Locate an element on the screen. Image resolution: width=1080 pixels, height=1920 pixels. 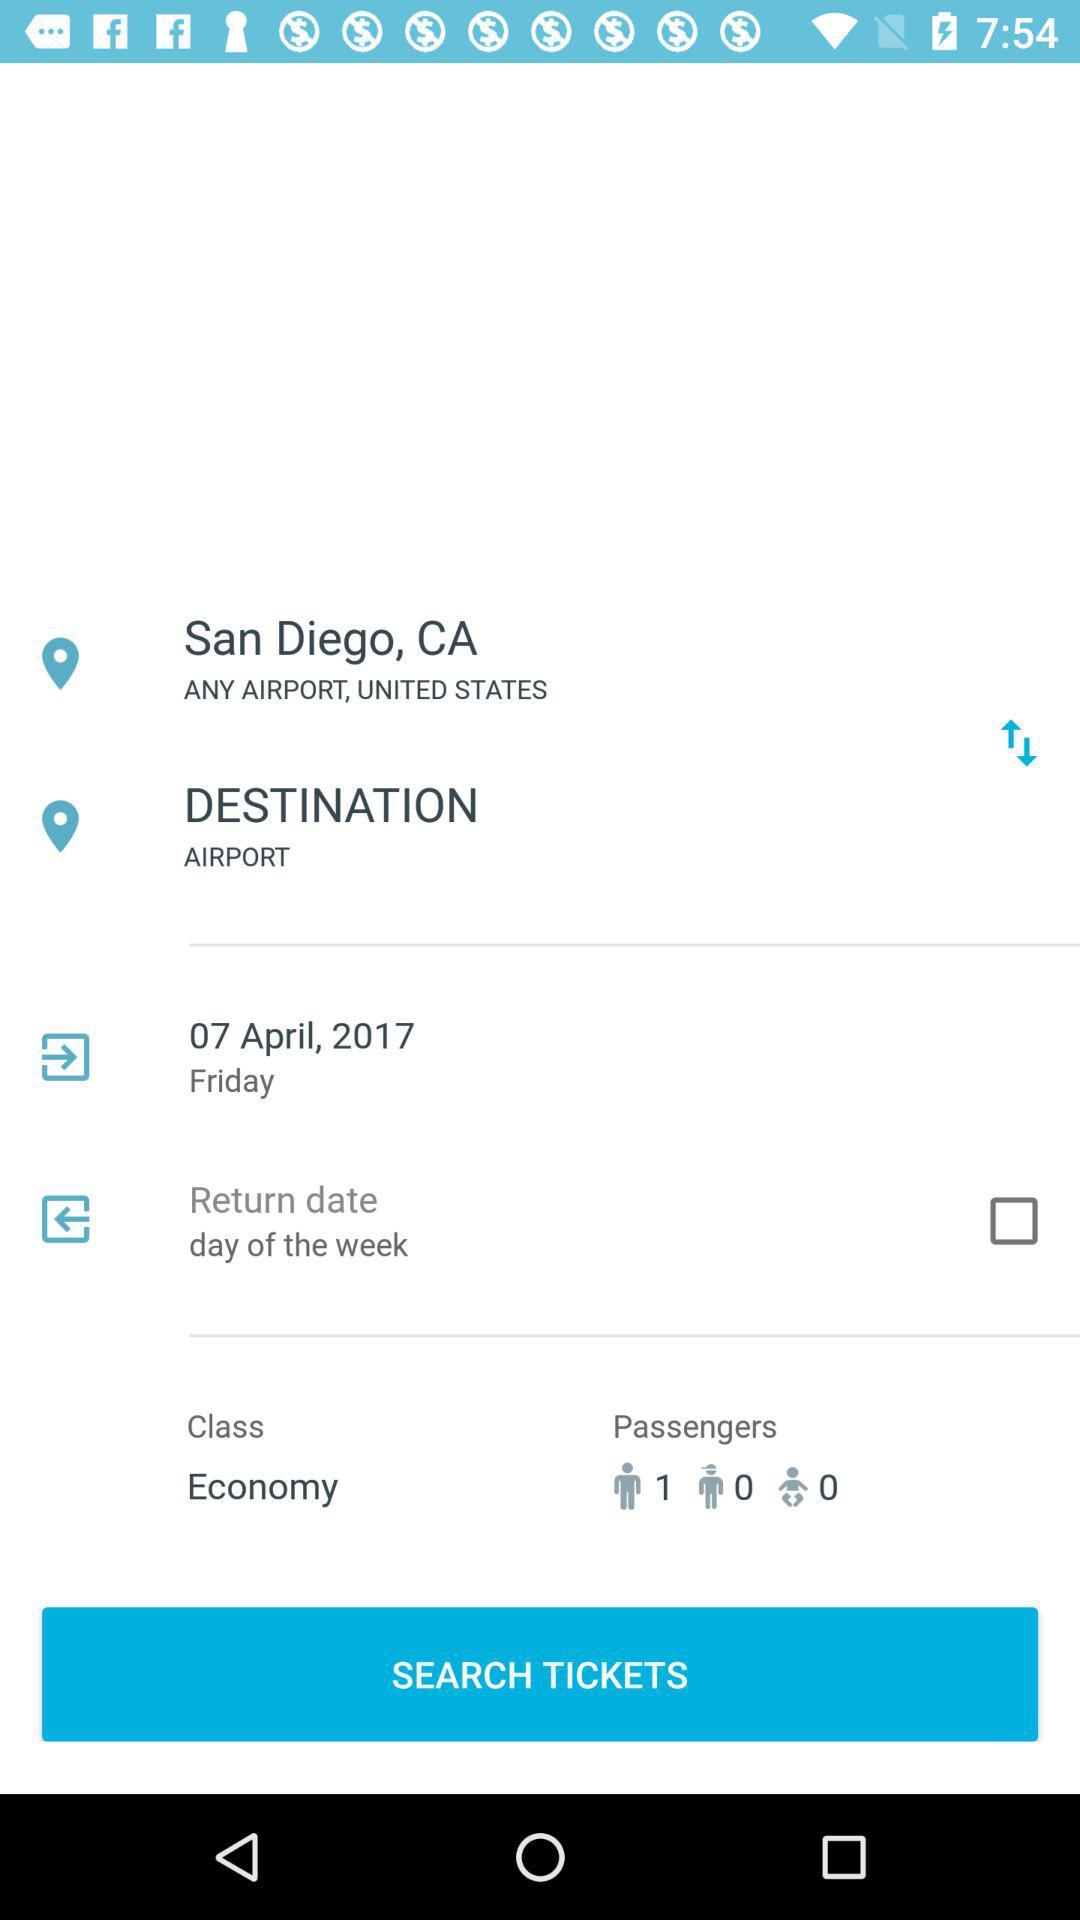
the button above the checkbox on the web page is located at coordinates (1018, 742).